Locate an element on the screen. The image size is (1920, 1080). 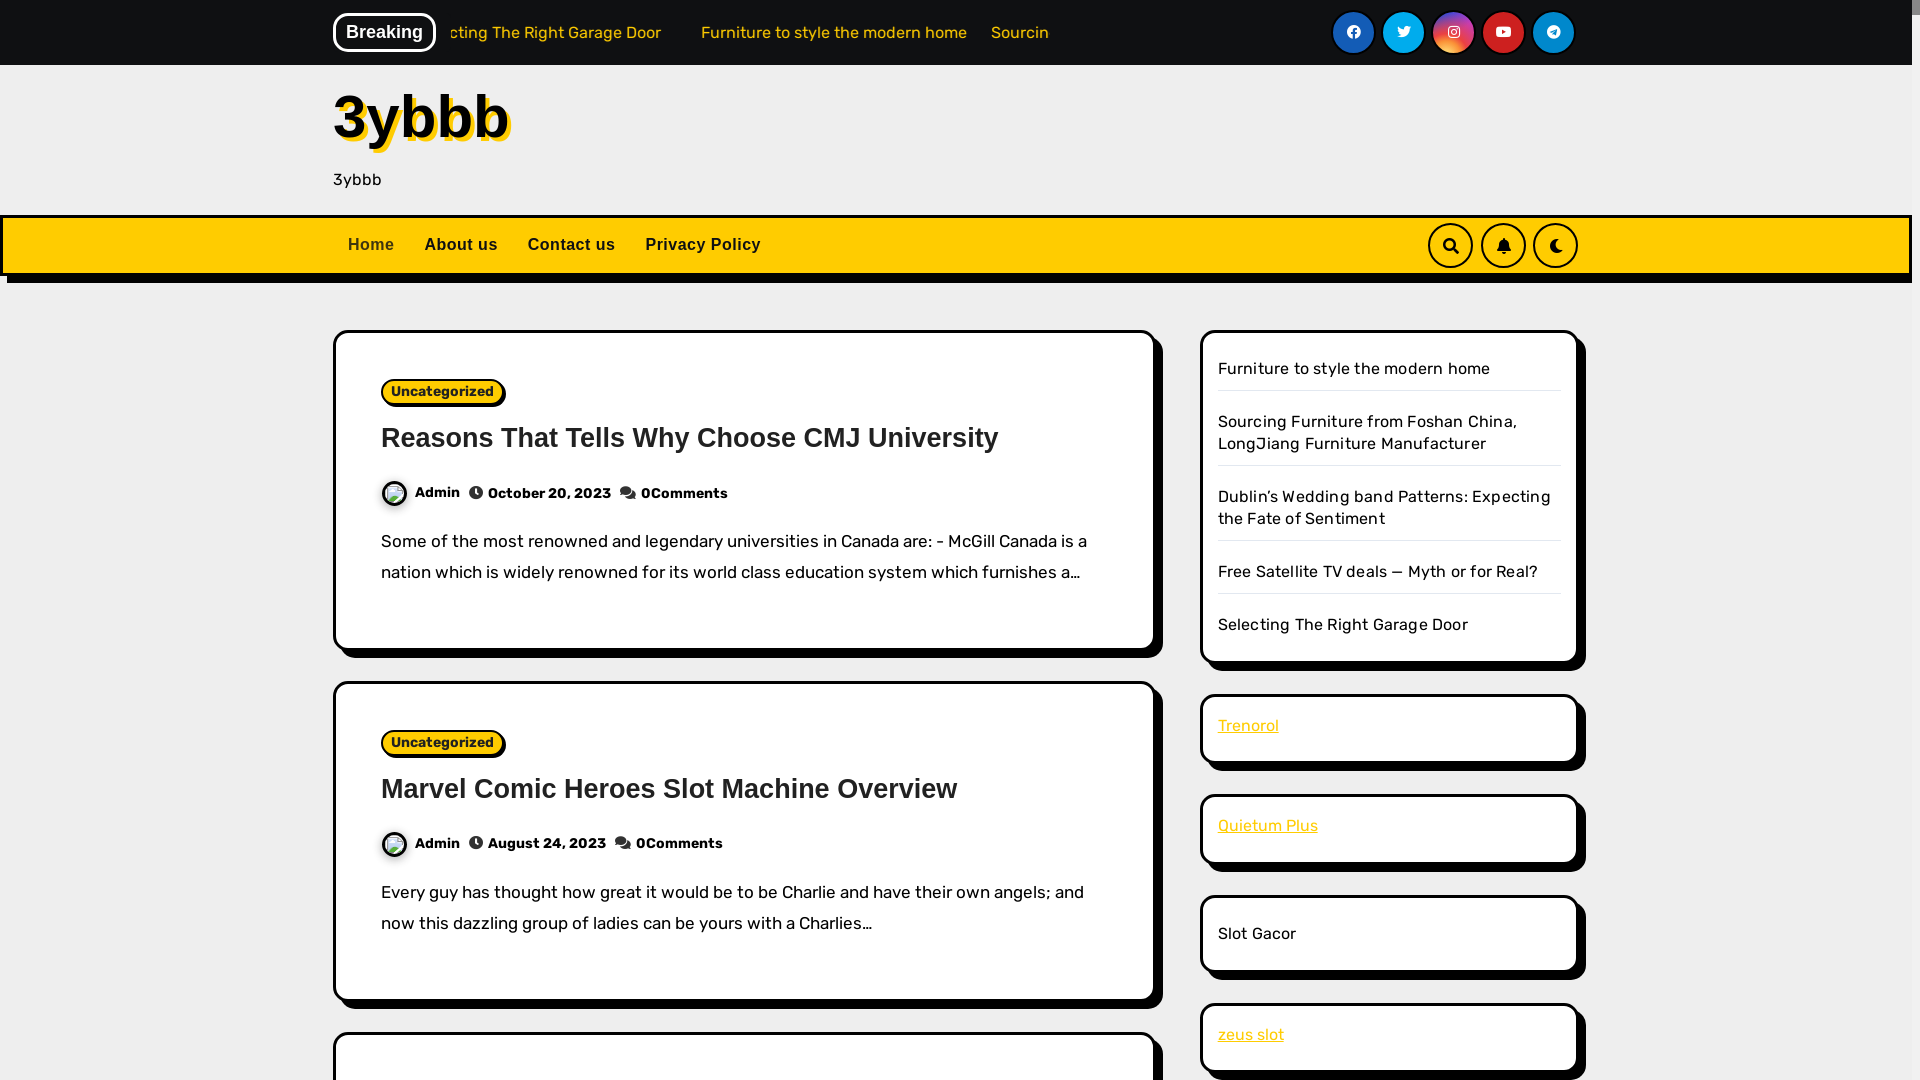
'Admin' is located at coordinates (419, 843).